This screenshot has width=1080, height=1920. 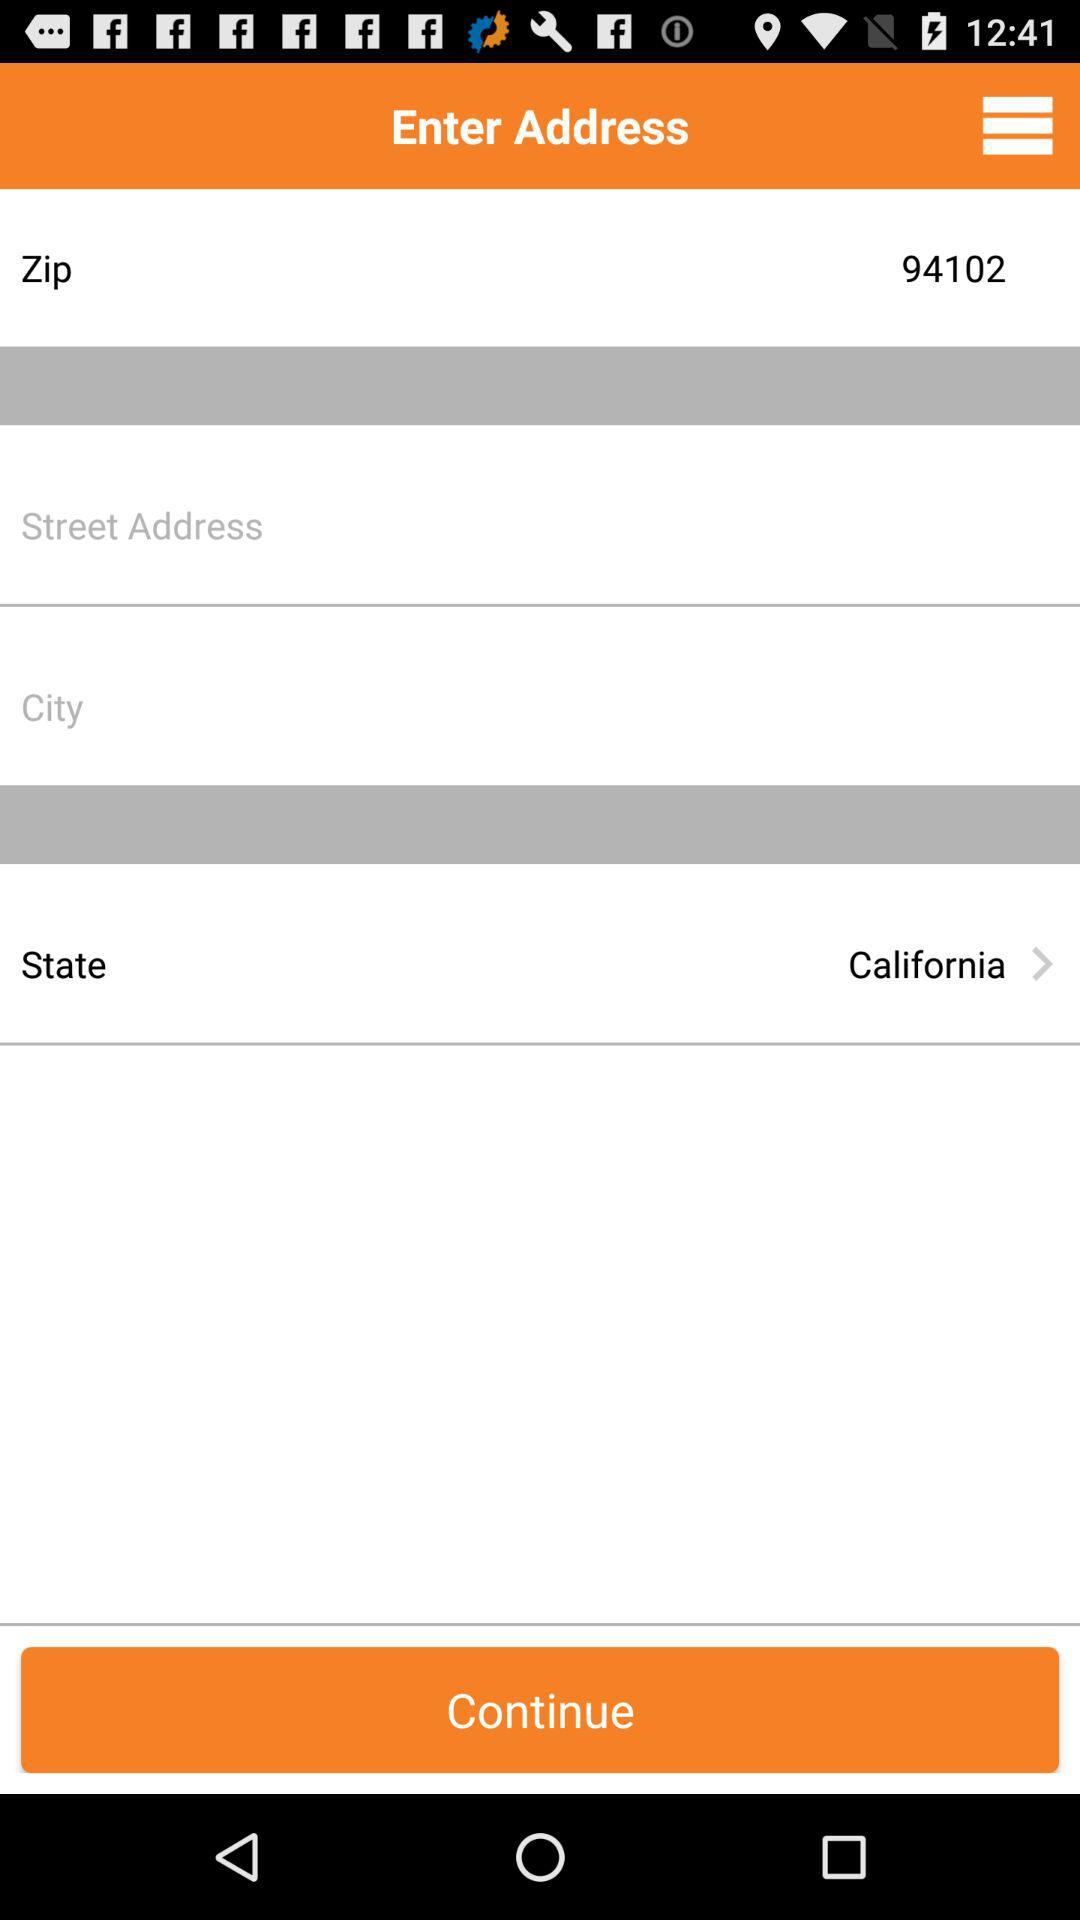 What do you see at coordinates (1017, 124) in the screenshot?
I see `menu section` at bounding box center [1017, 124].